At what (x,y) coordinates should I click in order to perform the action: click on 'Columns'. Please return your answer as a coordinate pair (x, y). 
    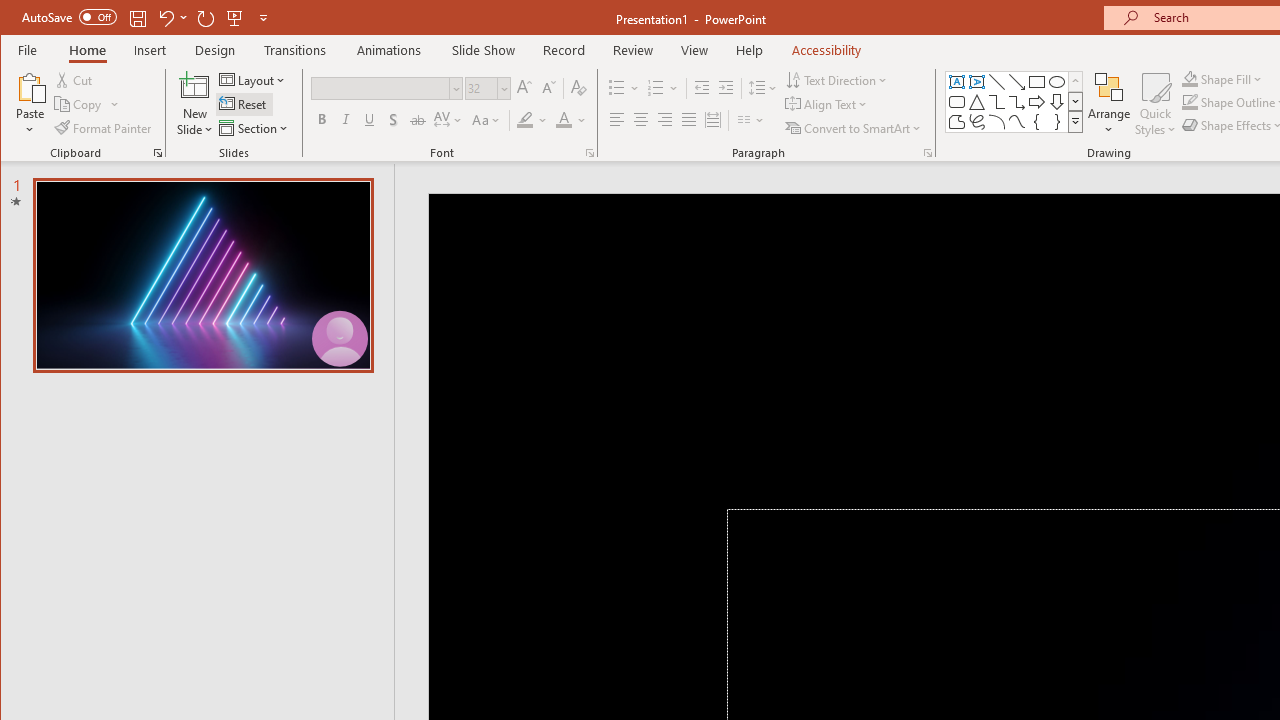
    Looking at the image, I should click on (750, 120).